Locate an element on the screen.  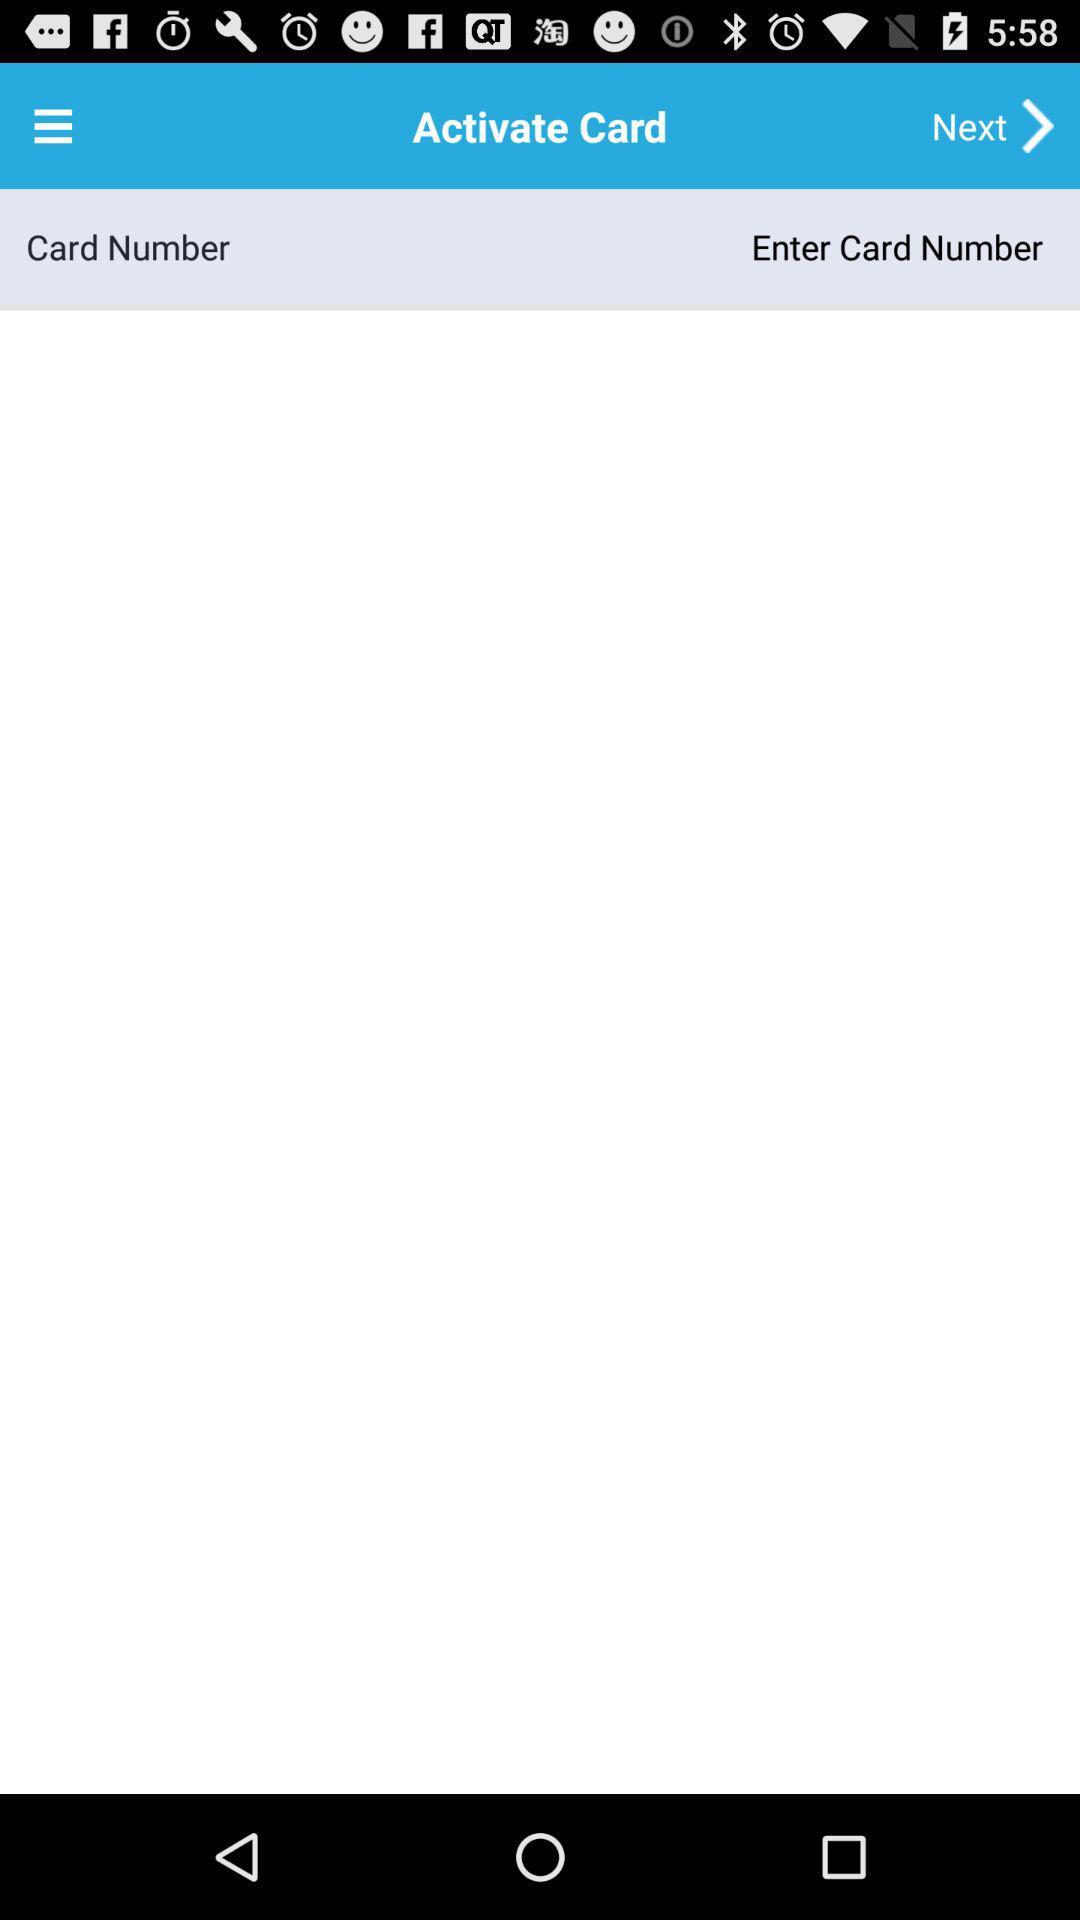
the item below next item is located at coordinates (641, 245).